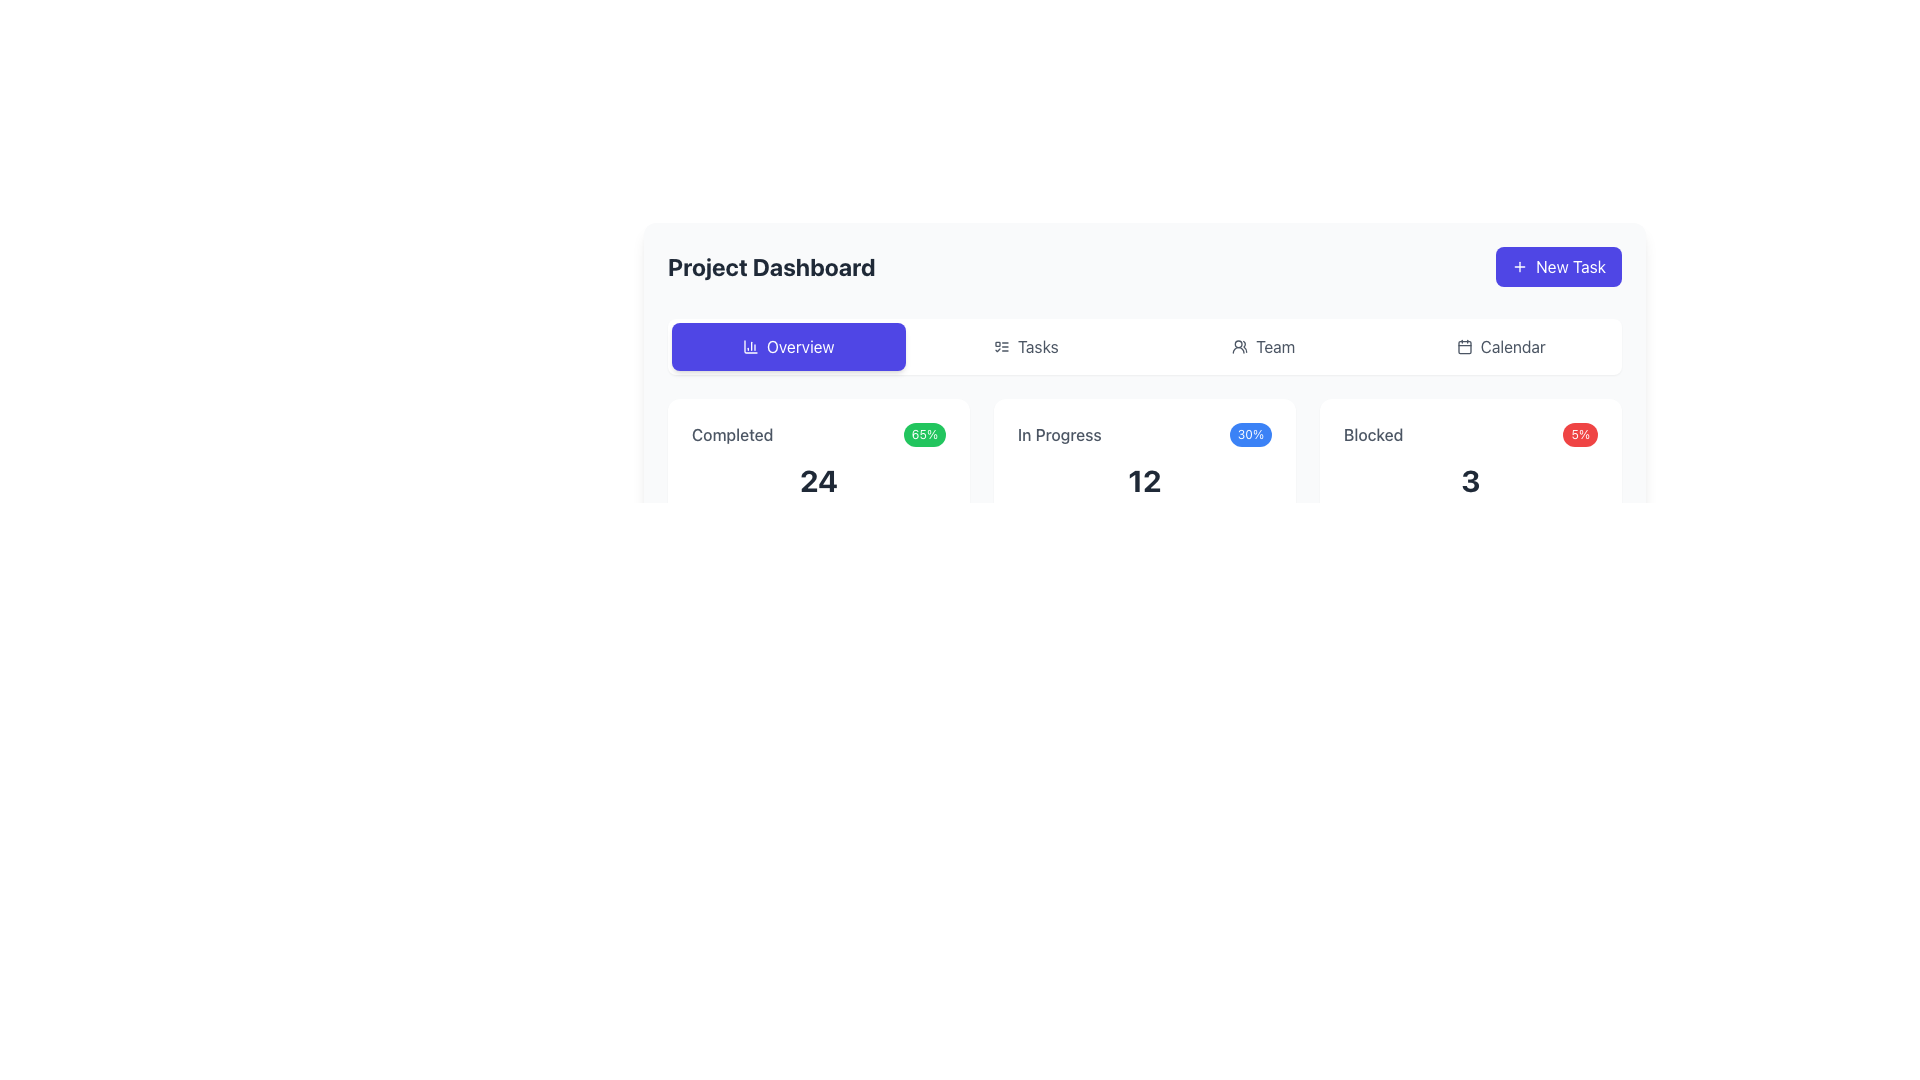  I want to click on the Text label located in the header section, positioned between the 'Team' button and the 'New Task' button, so click(1513, 346).